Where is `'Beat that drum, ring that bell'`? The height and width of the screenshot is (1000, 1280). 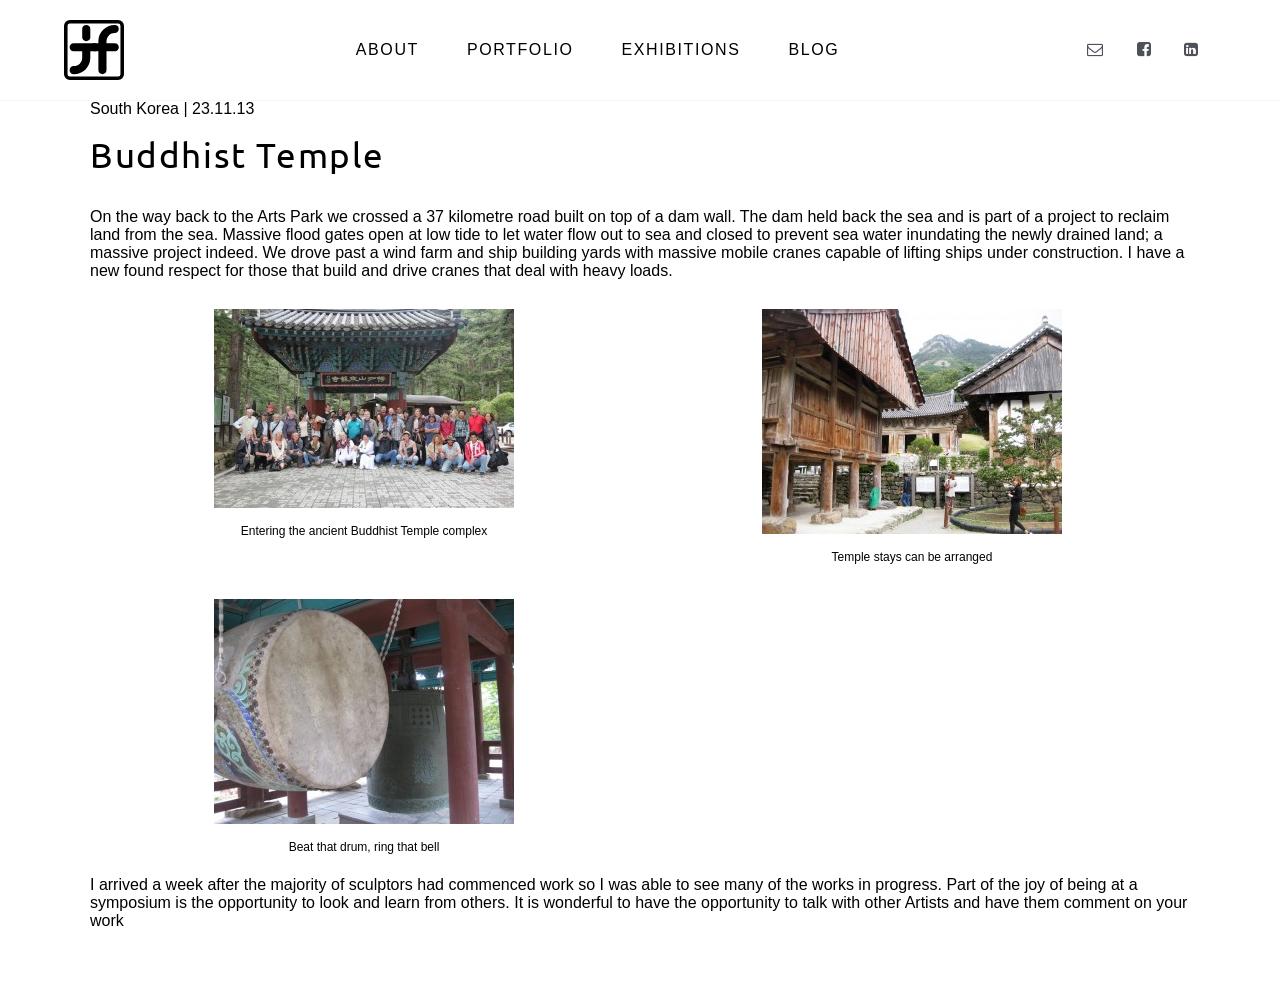
'Beat that drum, ring that bell' is located at coordinates (363, 846).